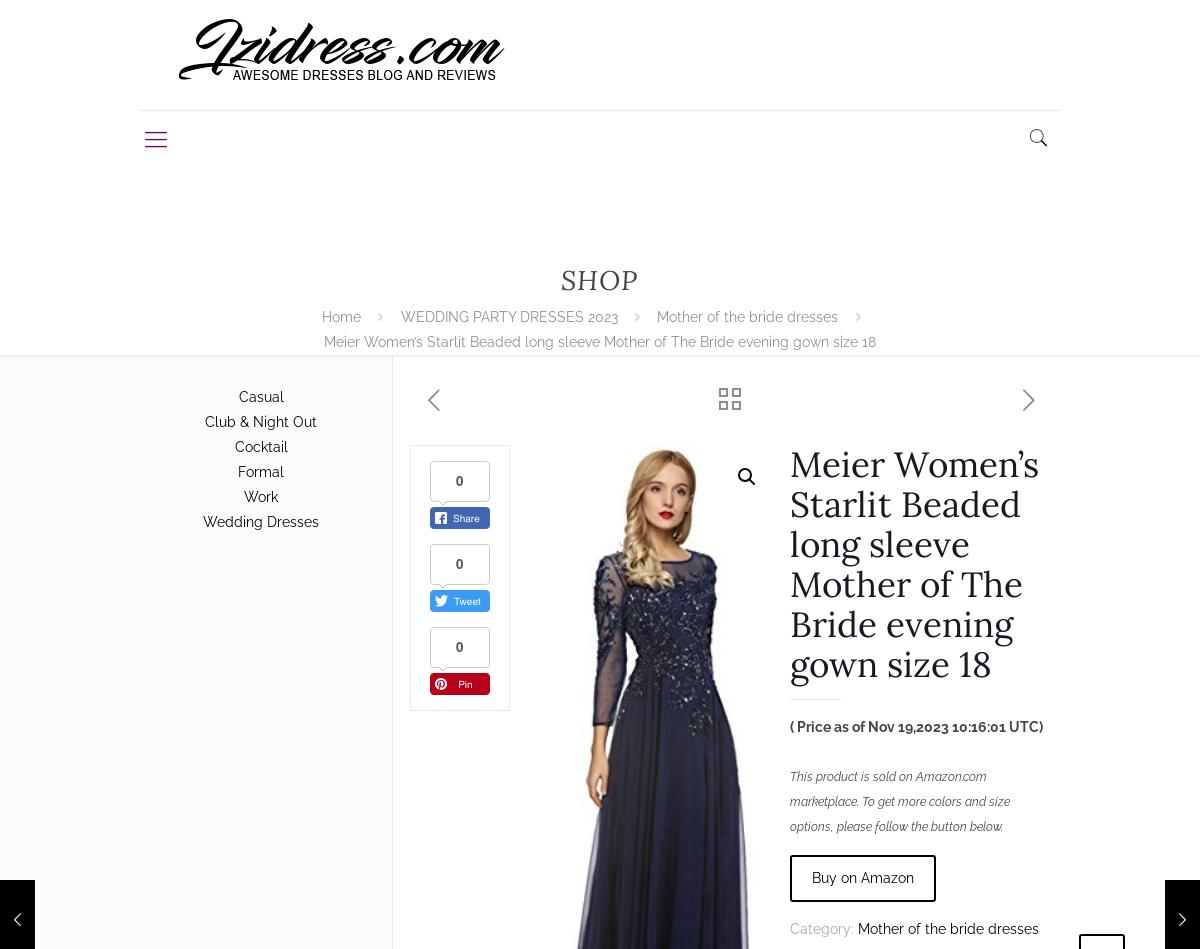 This screenshot has width=1200, height=949. I want to click on 'Category:', so click(821, 927).